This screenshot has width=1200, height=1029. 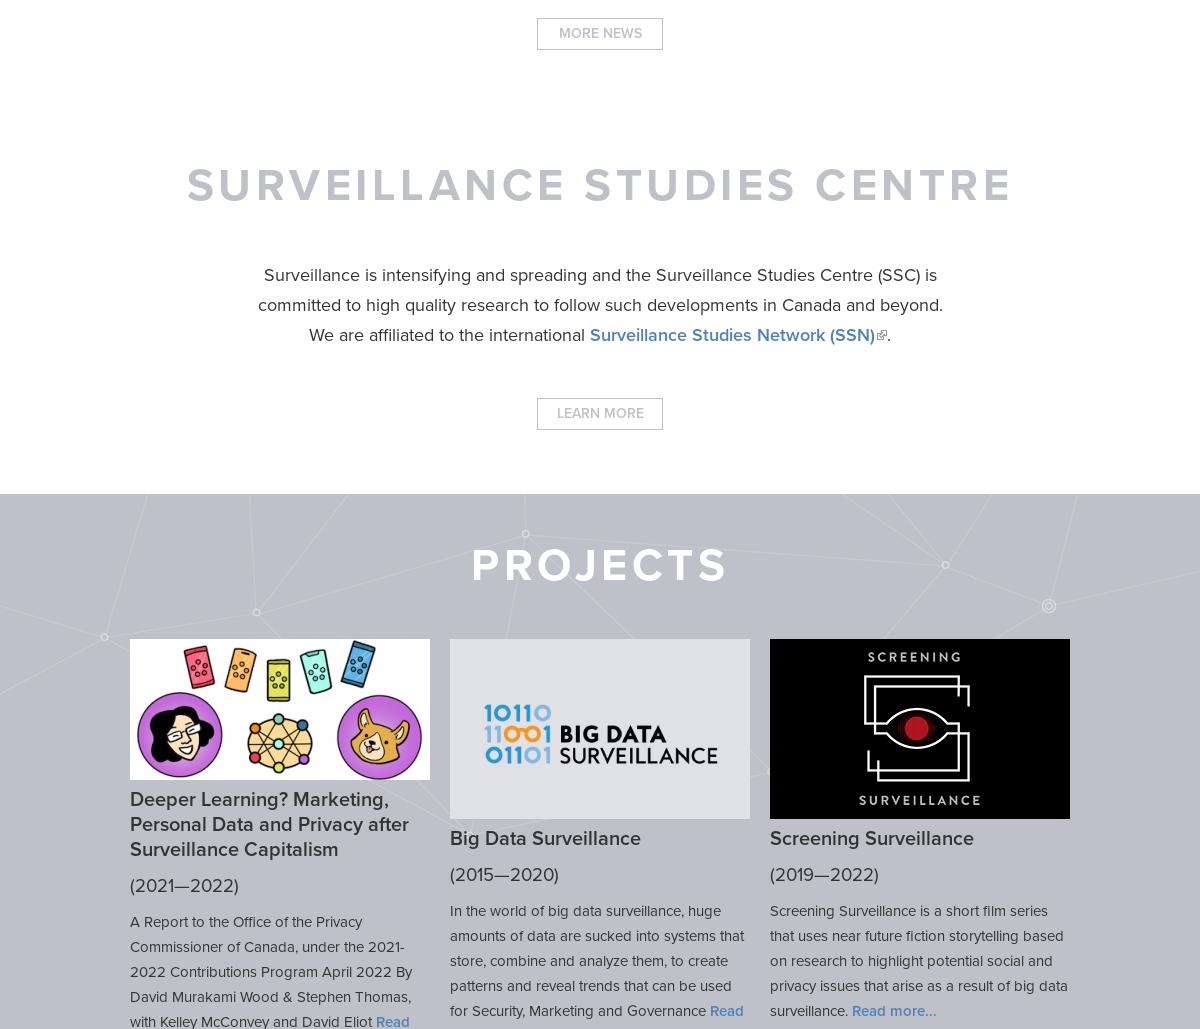 I want to click on 'Screening Surveillance is a short film series that uses near future fiction storytelling based on research to highlight potential social and privacy issues that arise as a result of big data surveillance.', so click(x=918, y=959).